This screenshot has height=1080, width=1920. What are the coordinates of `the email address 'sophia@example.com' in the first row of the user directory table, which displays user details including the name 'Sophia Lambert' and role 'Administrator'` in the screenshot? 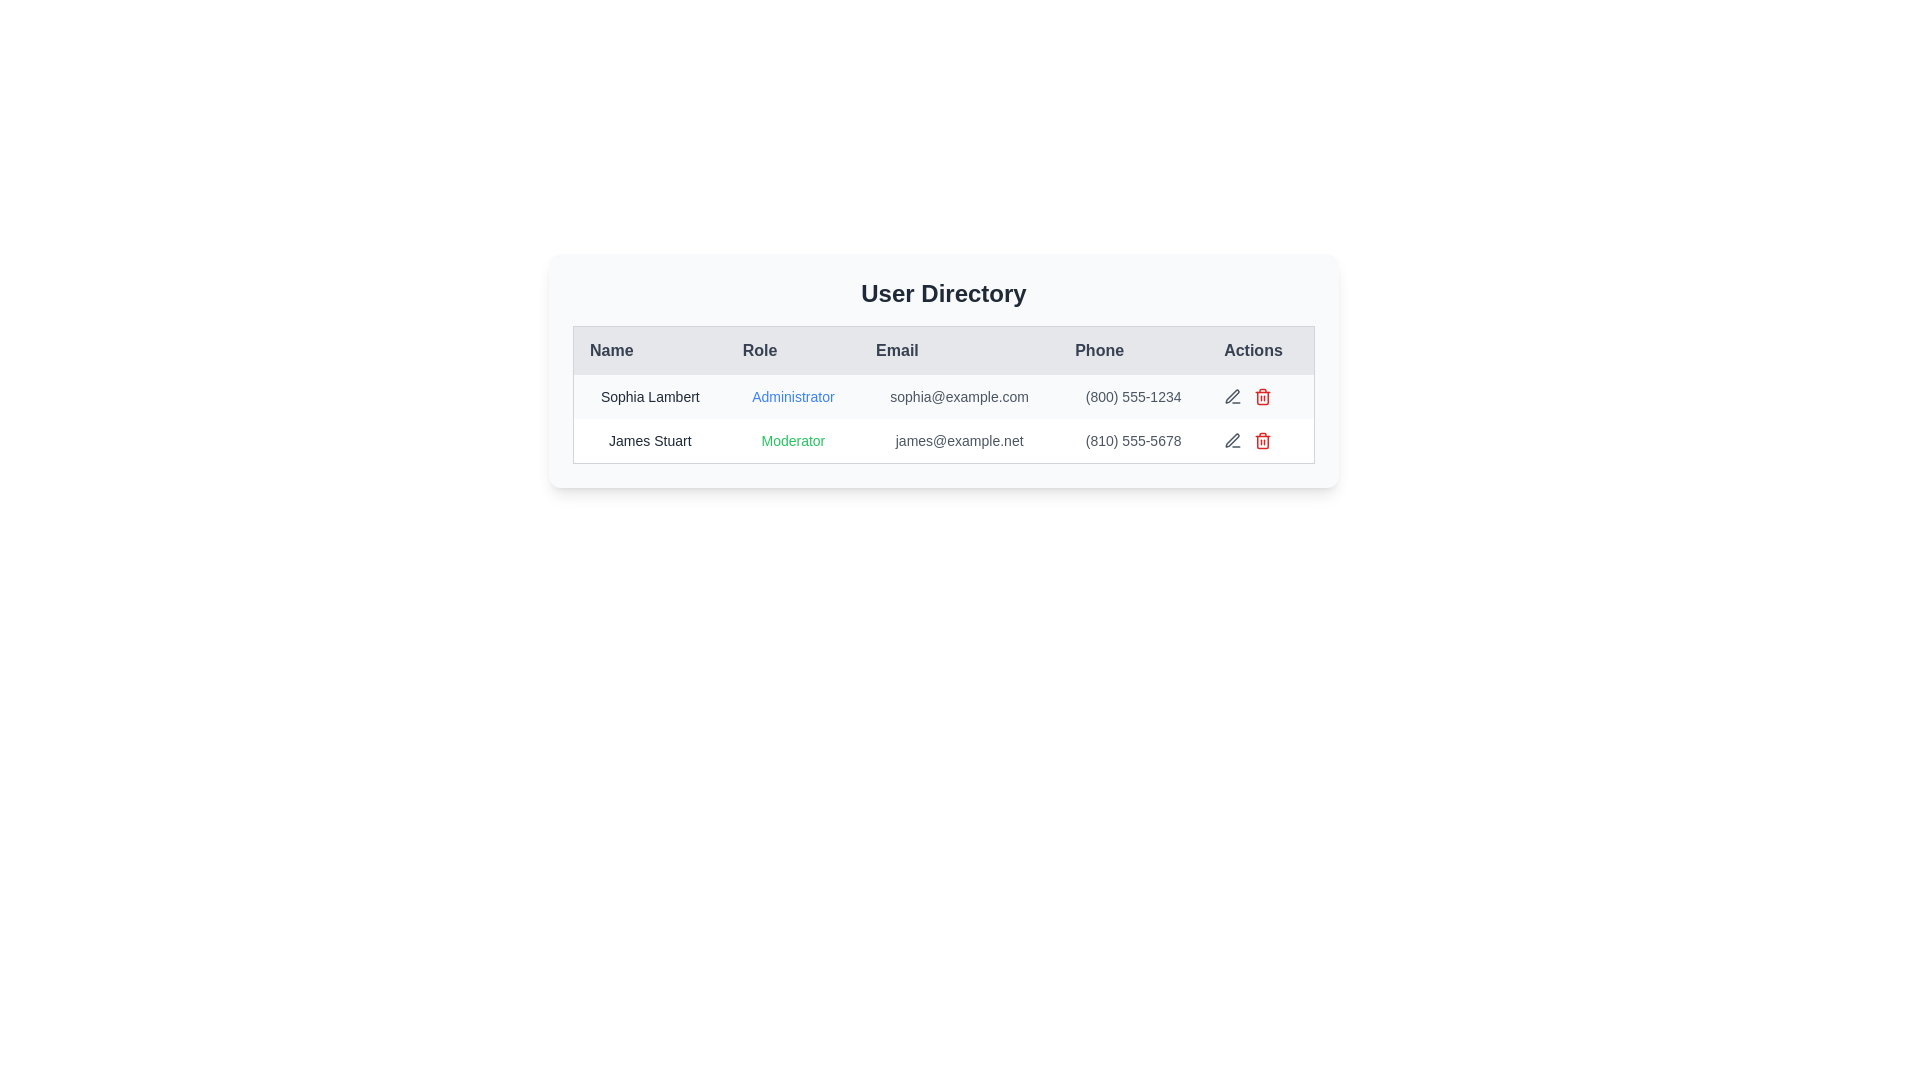 It's located at (943, 397).